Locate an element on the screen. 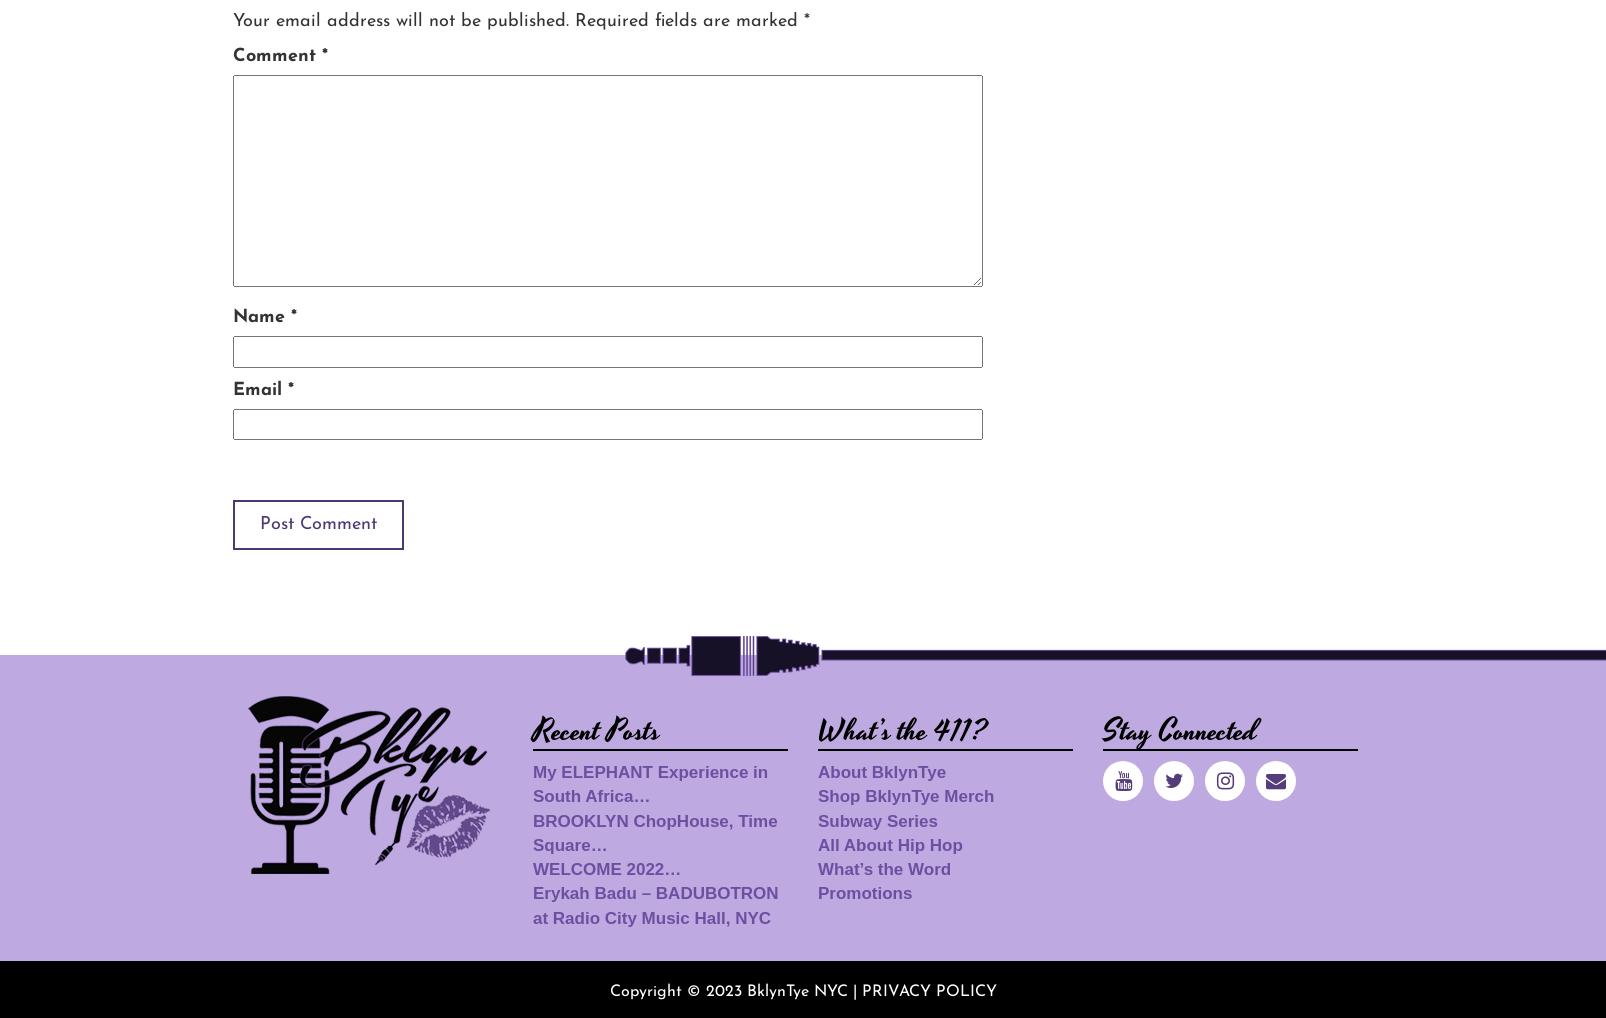 This screenshot has height=1018, width=1606. 'Required fields are marked' is located at coordinates (574, 19).